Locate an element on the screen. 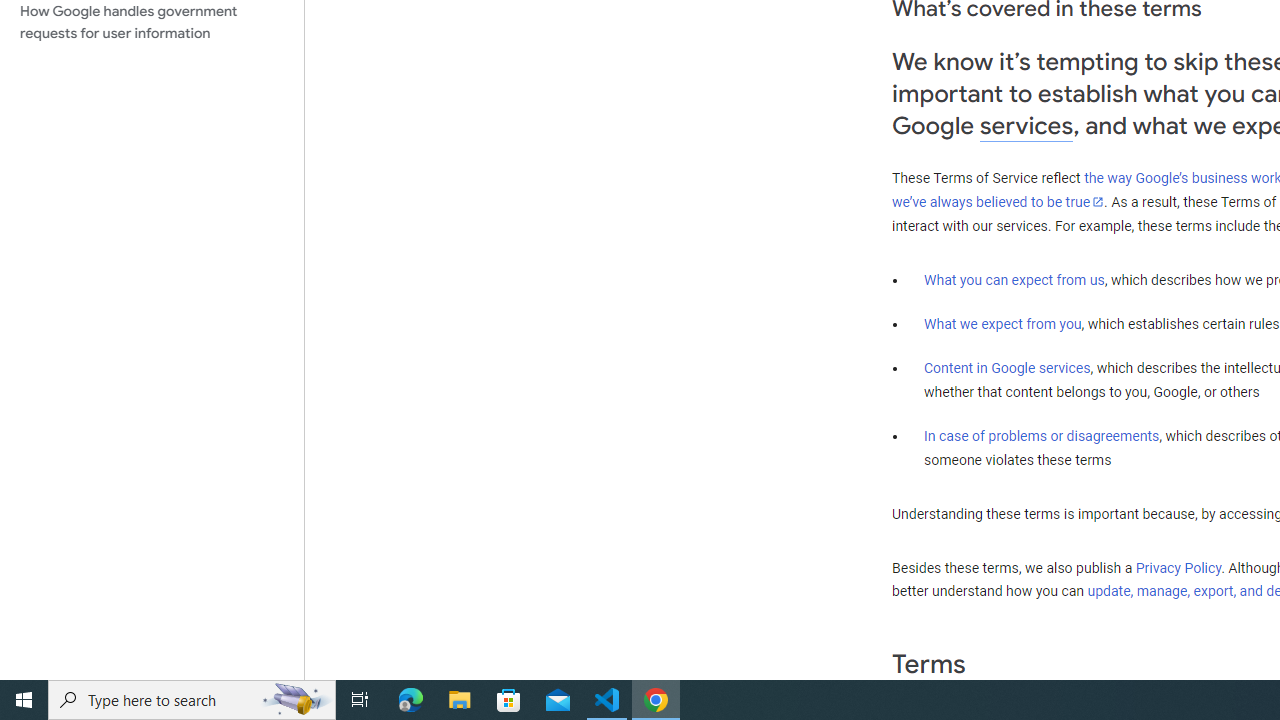  'Content in Google services' is located at coordinates (1007, 368).